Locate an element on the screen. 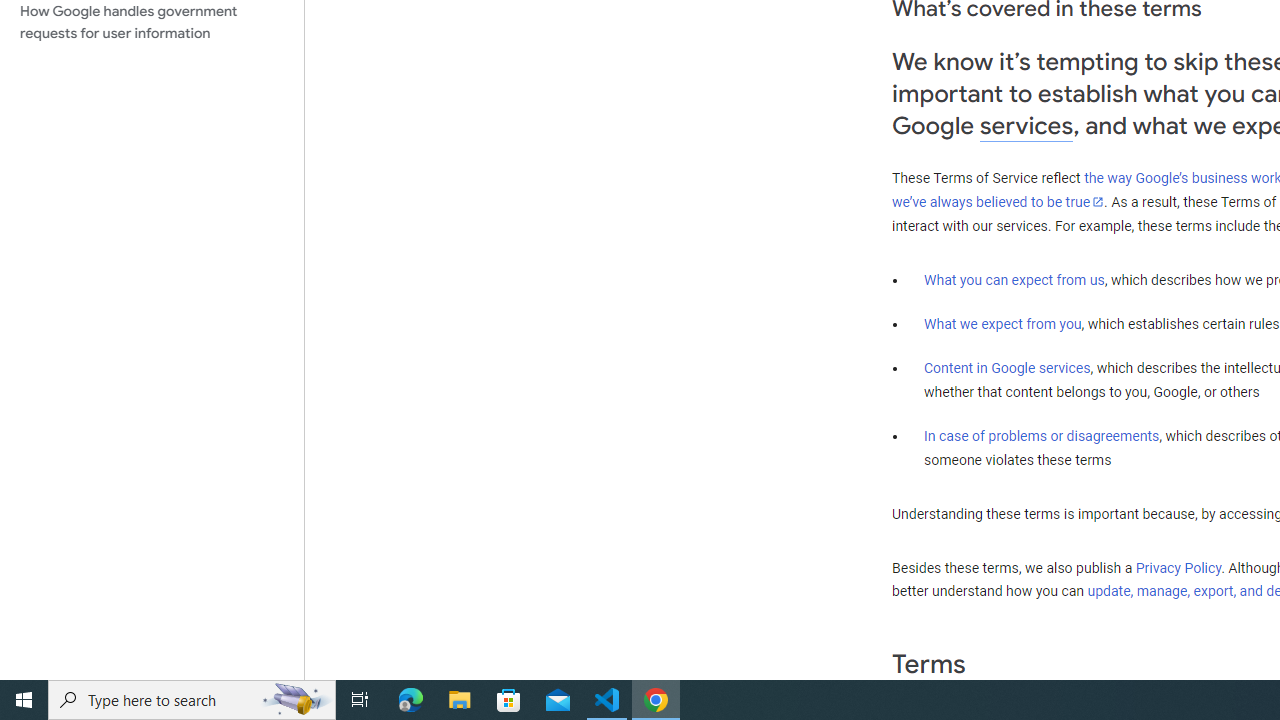  'Content in Google services' is located at coordinates (1007, 368).